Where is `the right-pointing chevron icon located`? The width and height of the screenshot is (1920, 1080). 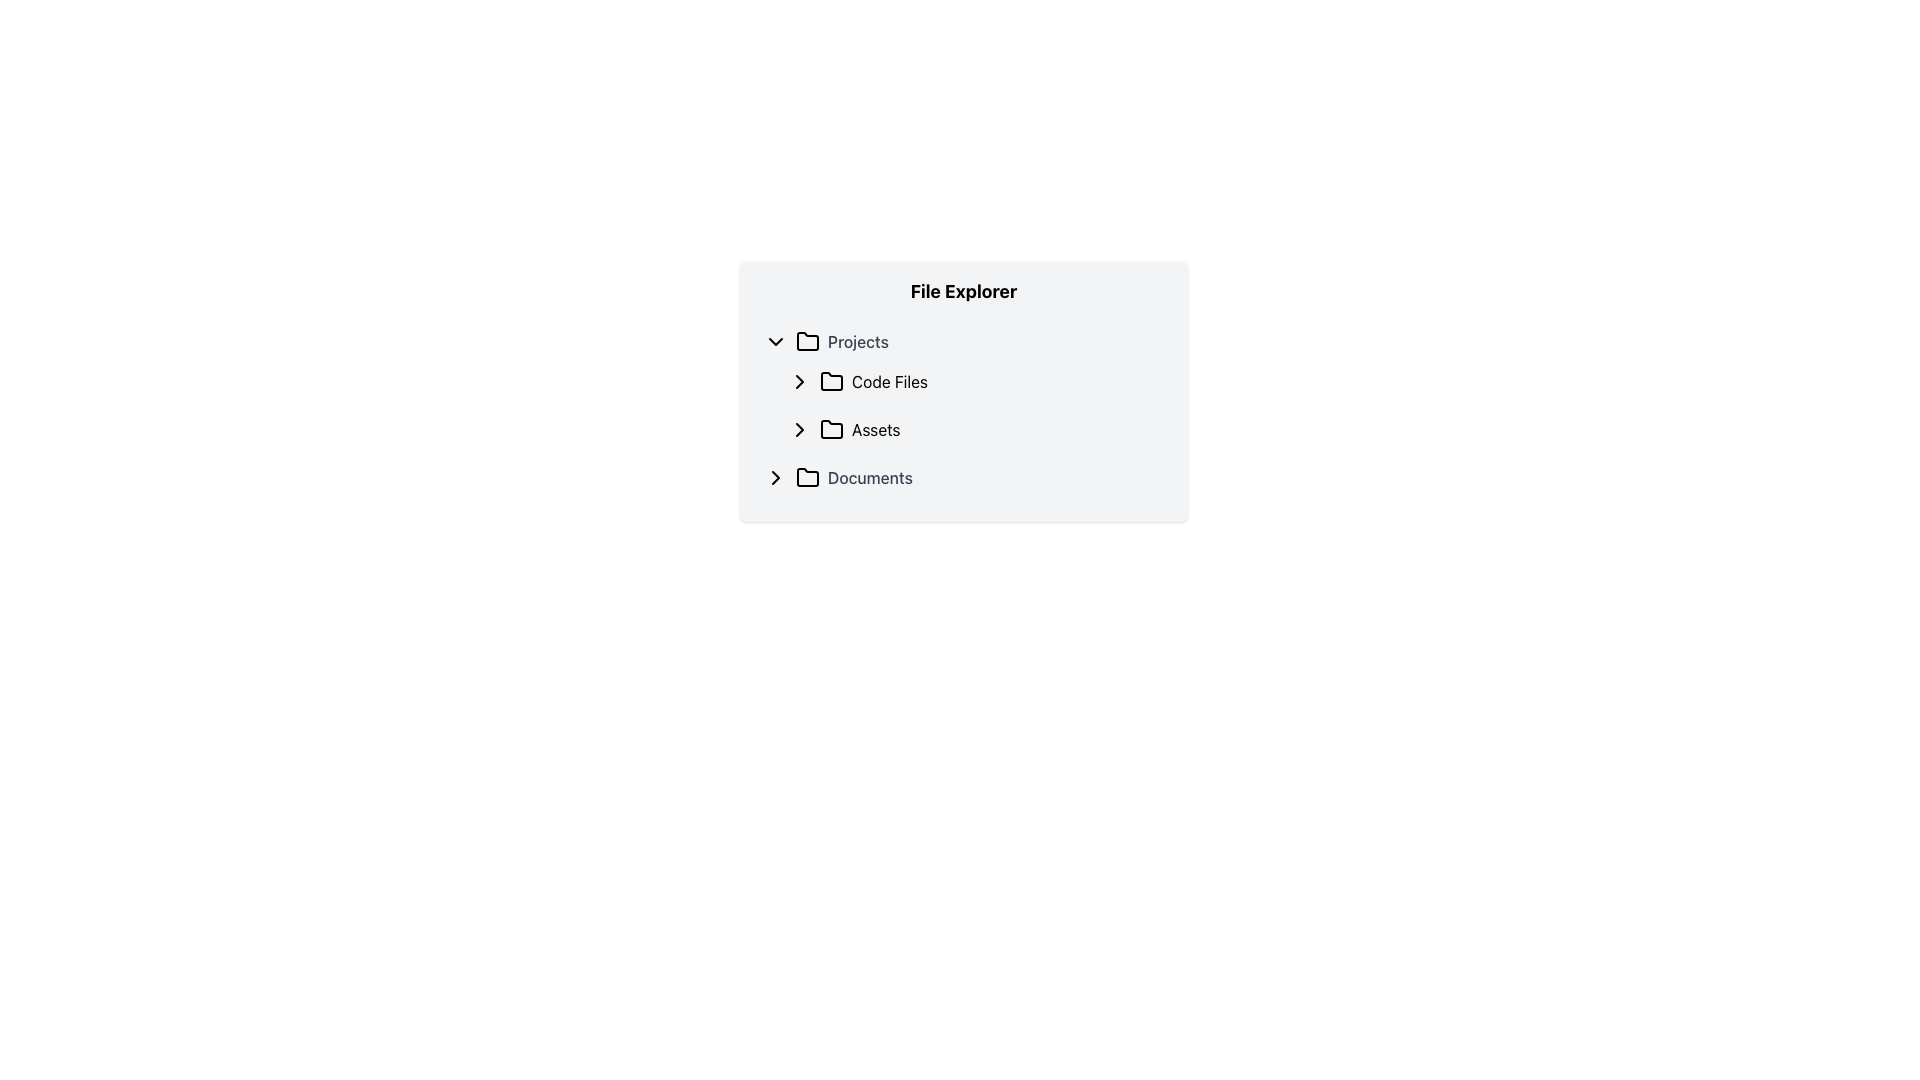
the right-pointing chevron icon located is located at coordinates (800, 381).